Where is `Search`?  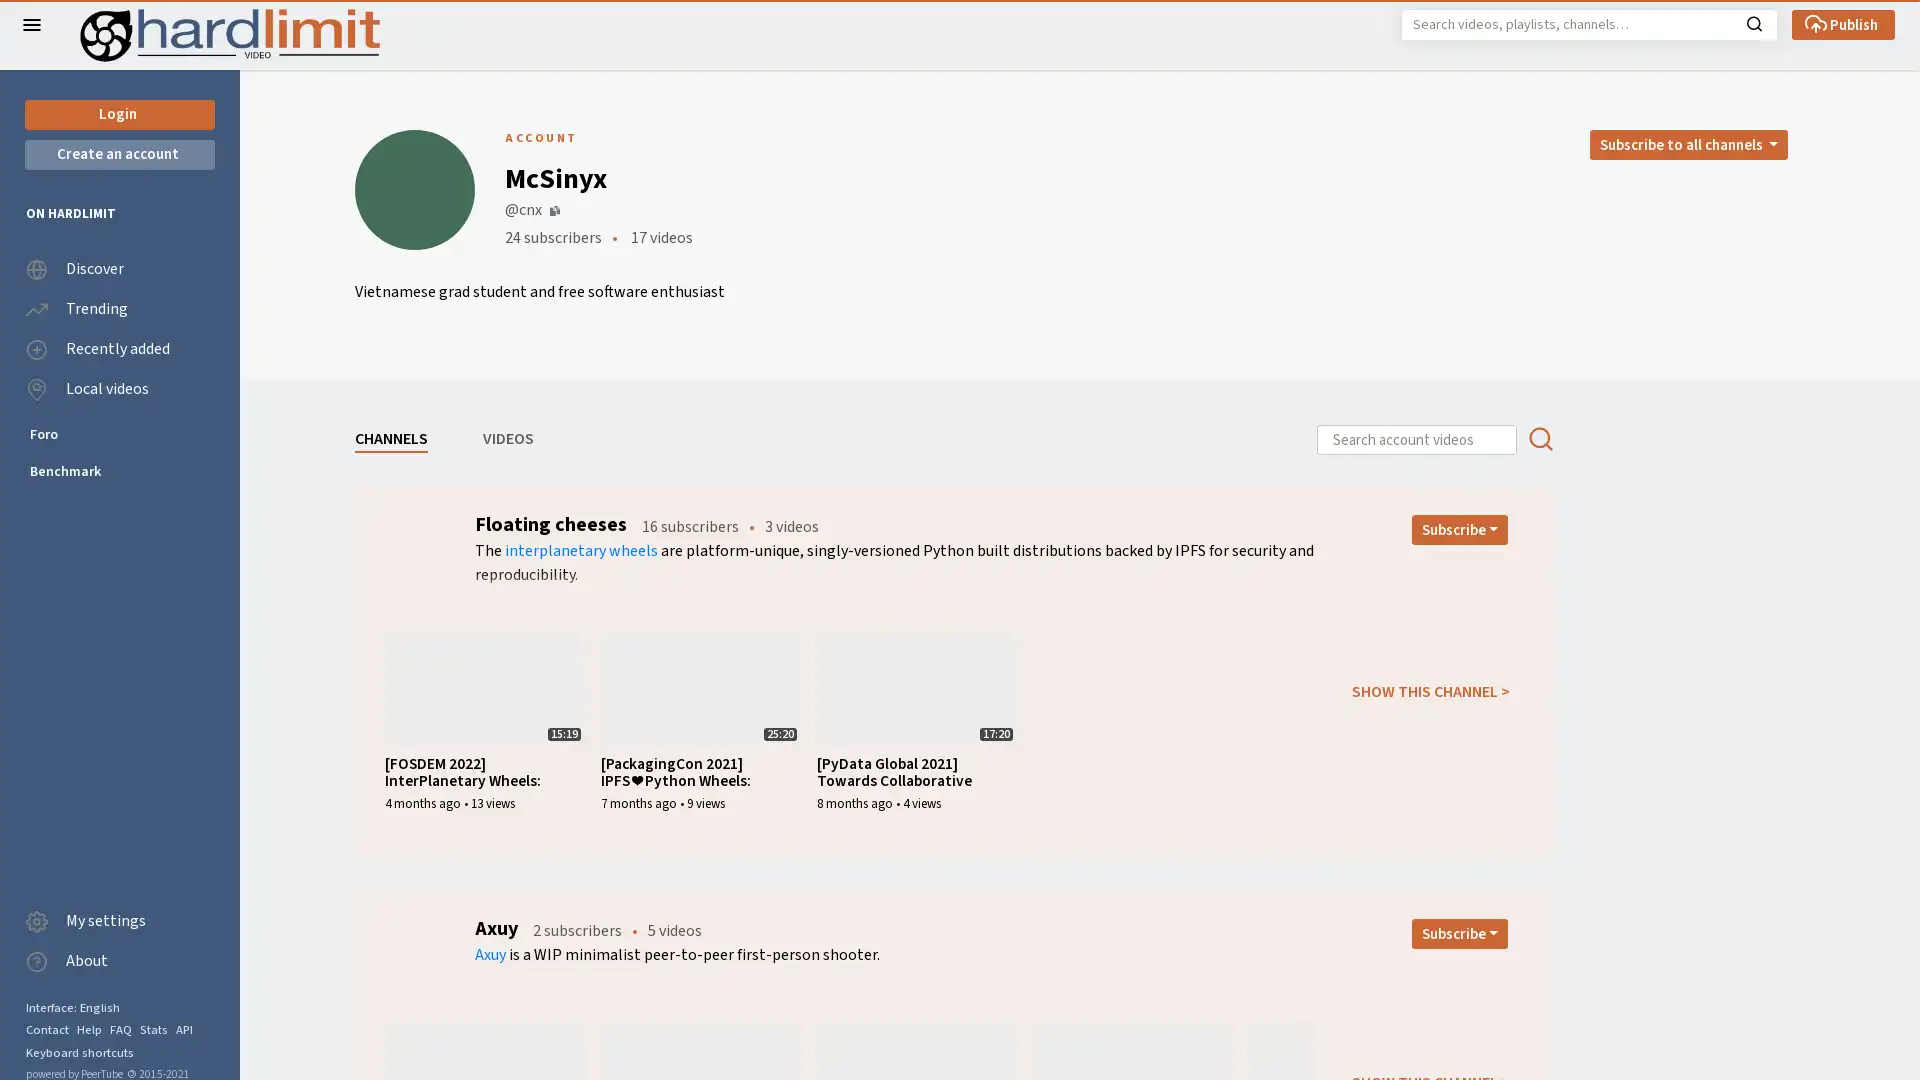 Search is located at coordinates (1539, 438).